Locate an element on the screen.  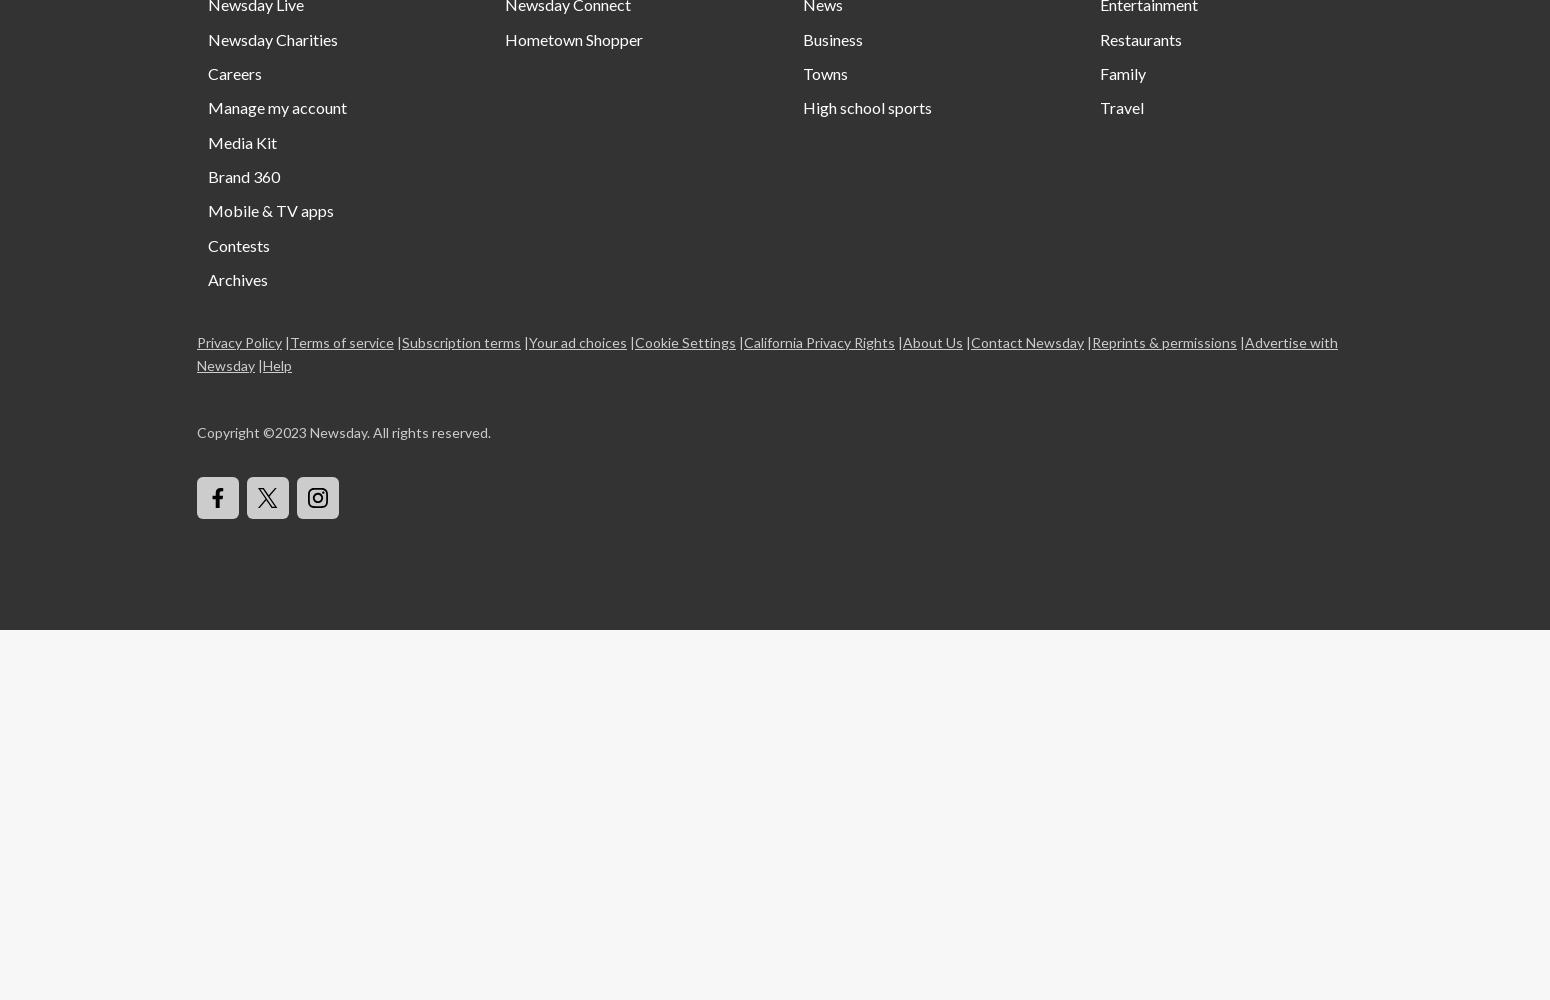
'Towns' is located at coordinates (823, 71).